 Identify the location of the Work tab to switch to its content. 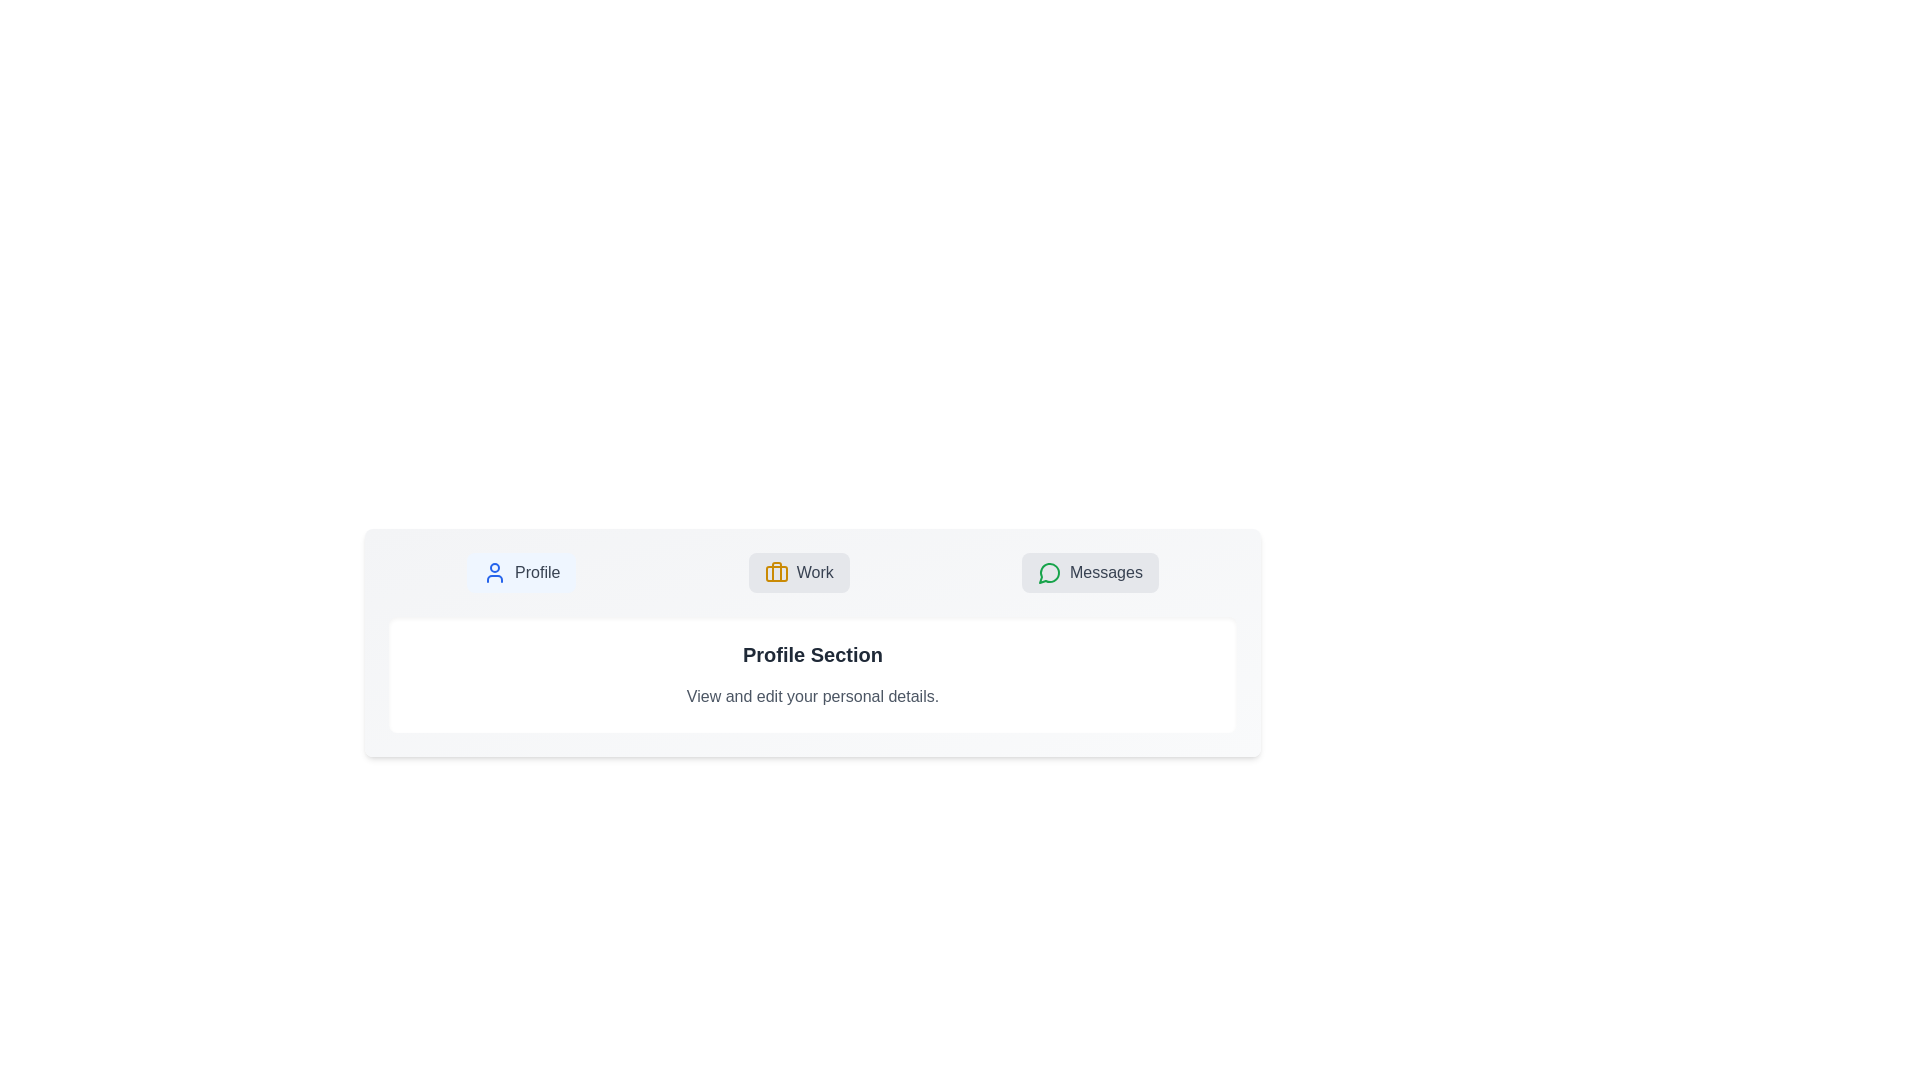
(798, 573).